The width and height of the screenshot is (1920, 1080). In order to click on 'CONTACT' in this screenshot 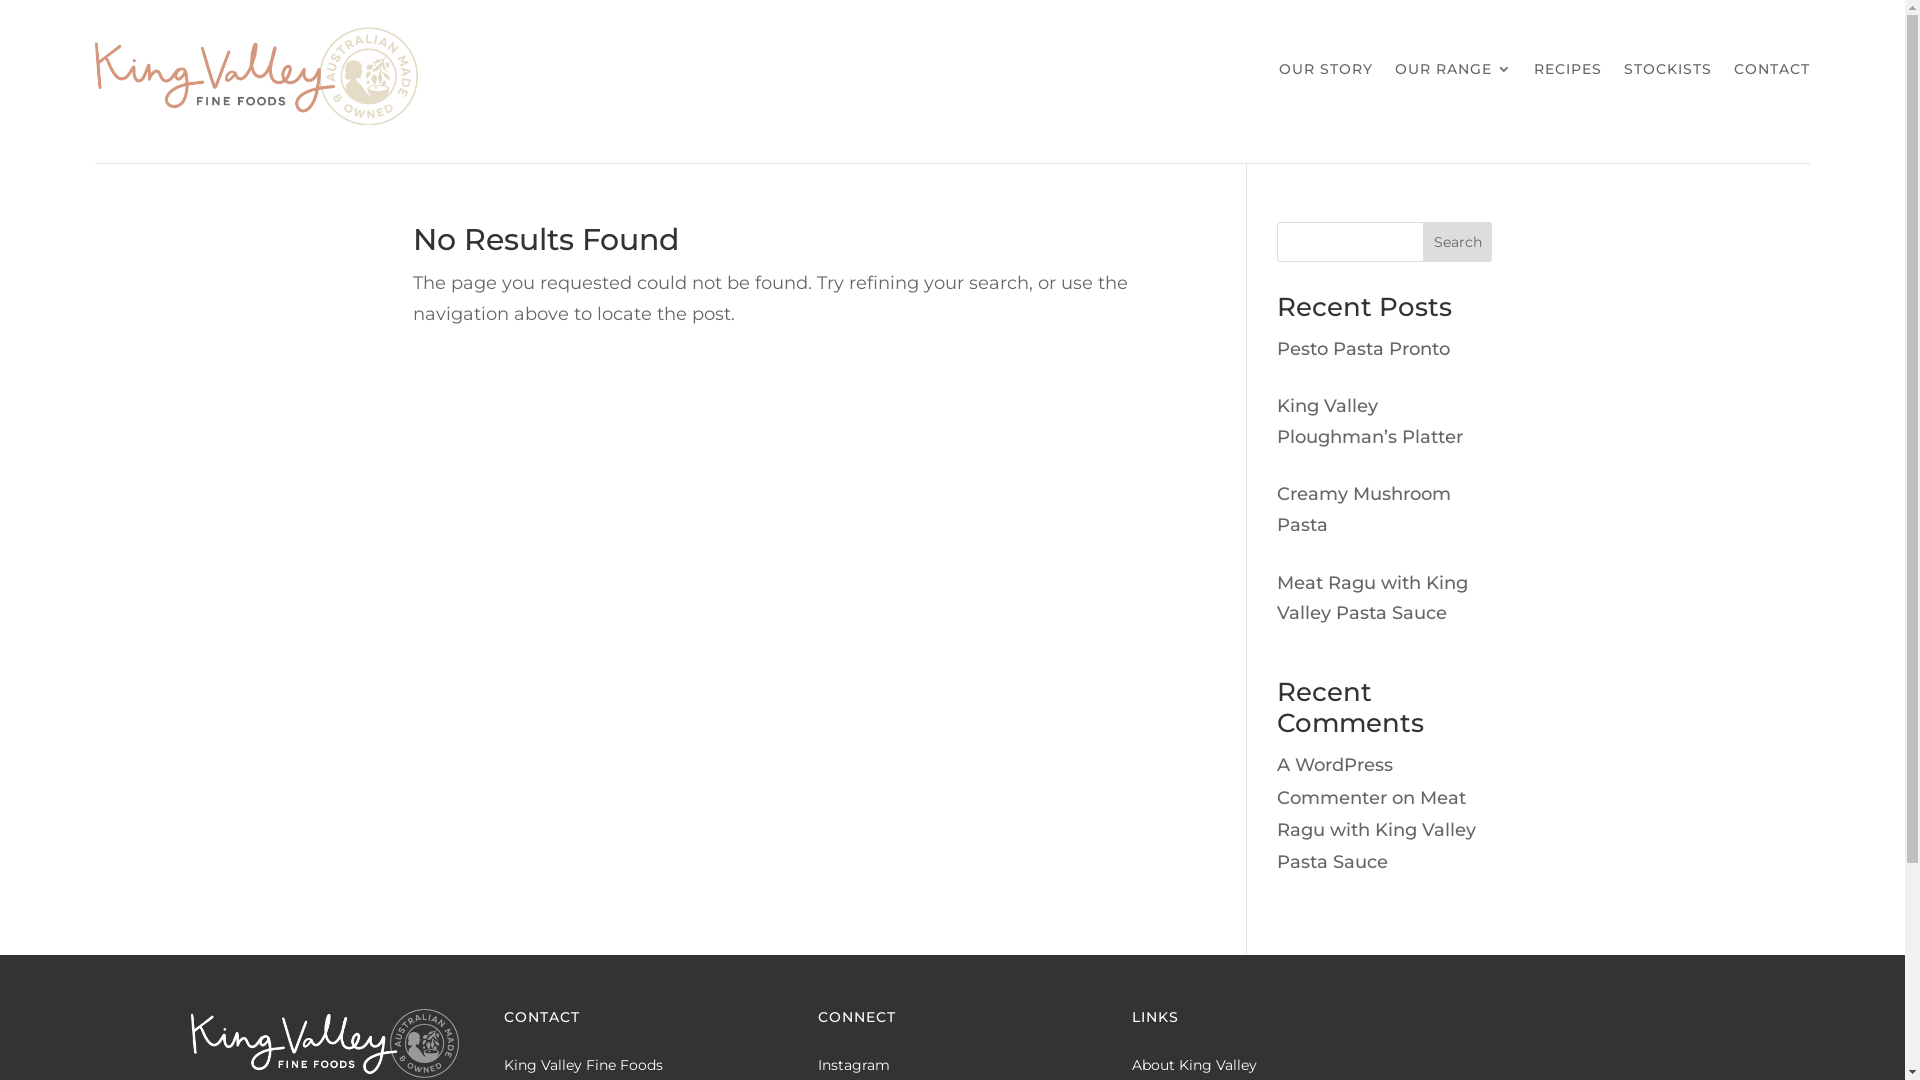, I will do `click(1771, 72)`.